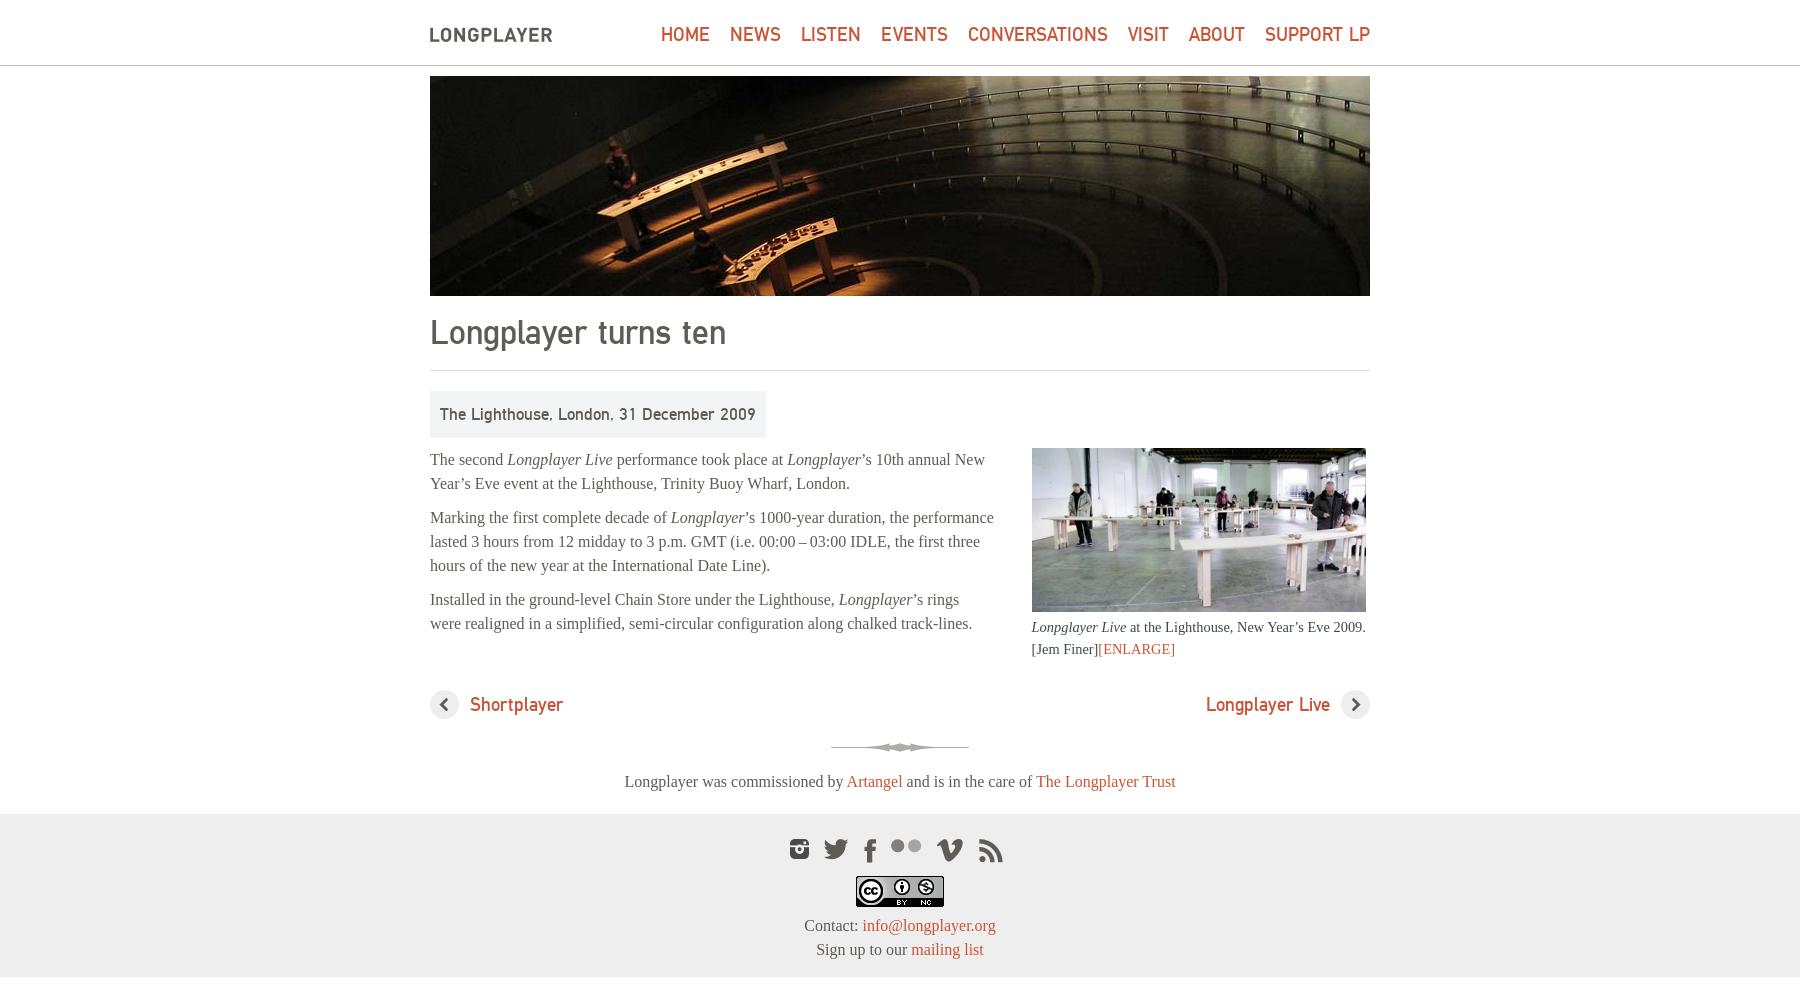 This screenshot has height=1000, width=1800. I want to click on 'The second', so click(430, 458).